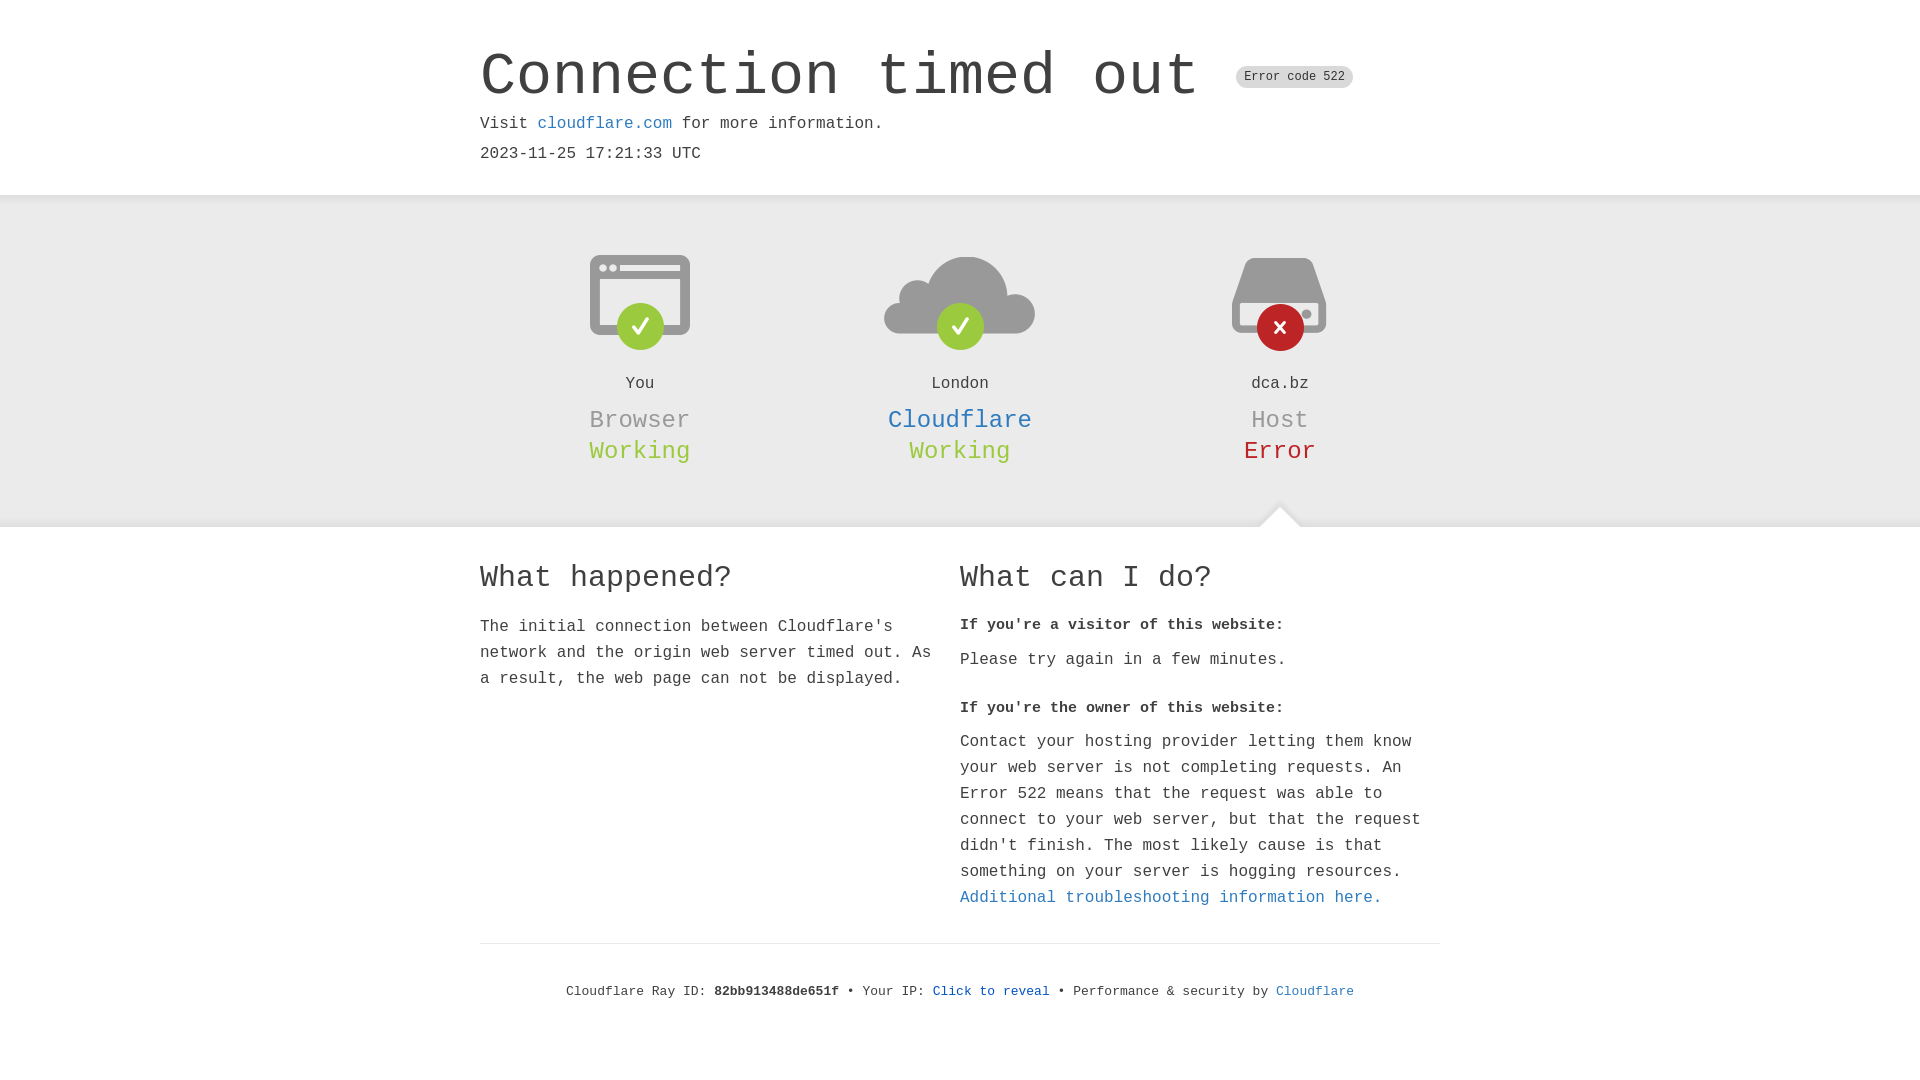 The image size is (1920, 1080). I want to click on 'cloudflare.com', so click(603, 123).